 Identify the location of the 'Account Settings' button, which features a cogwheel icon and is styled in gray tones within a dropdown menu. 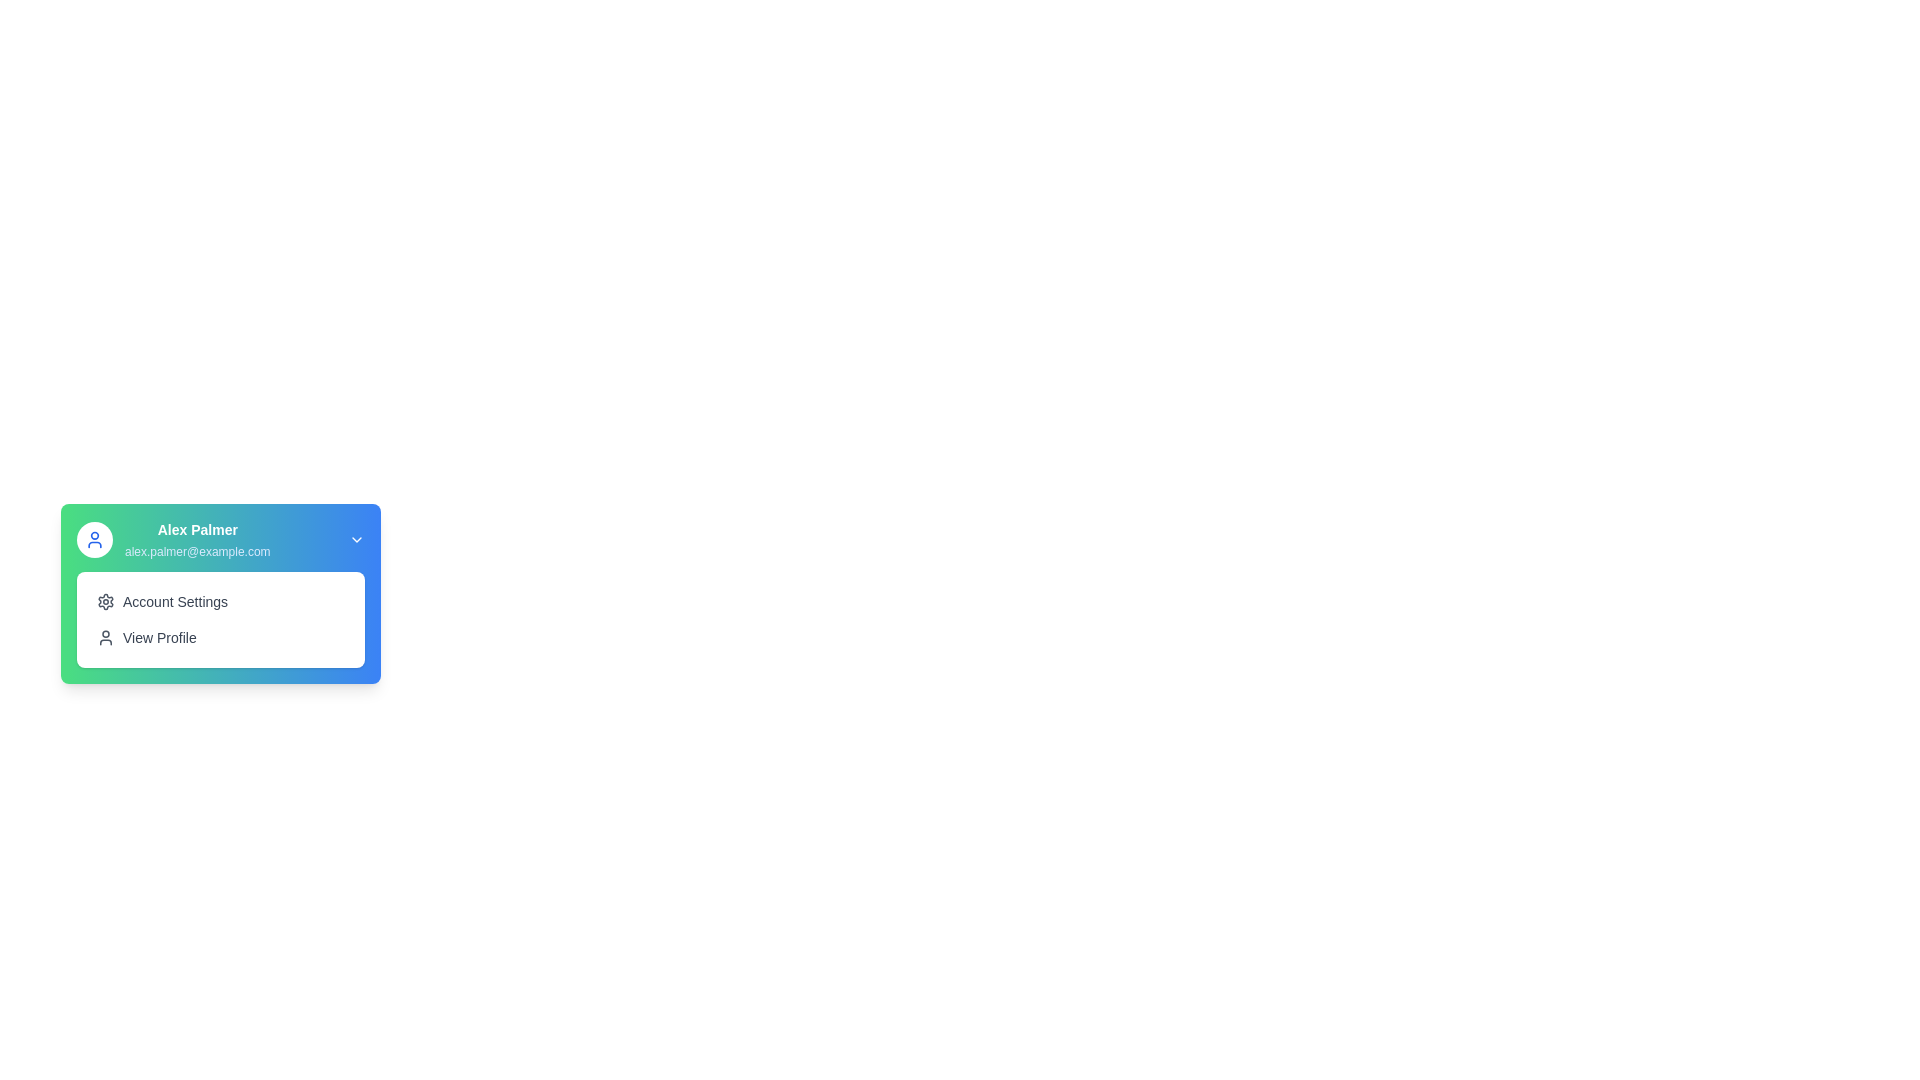
(220, 600).